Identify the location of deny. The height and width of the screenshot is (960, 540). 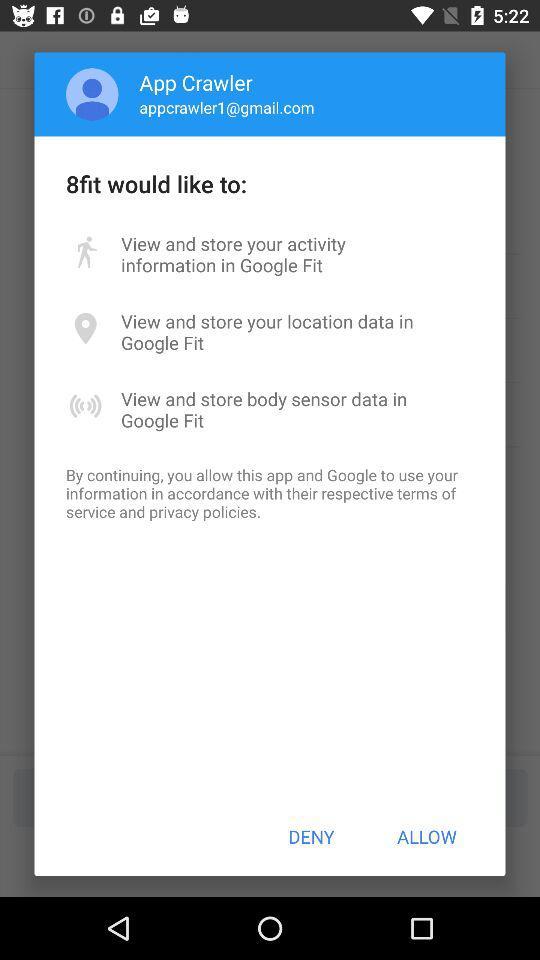
(311, 836).